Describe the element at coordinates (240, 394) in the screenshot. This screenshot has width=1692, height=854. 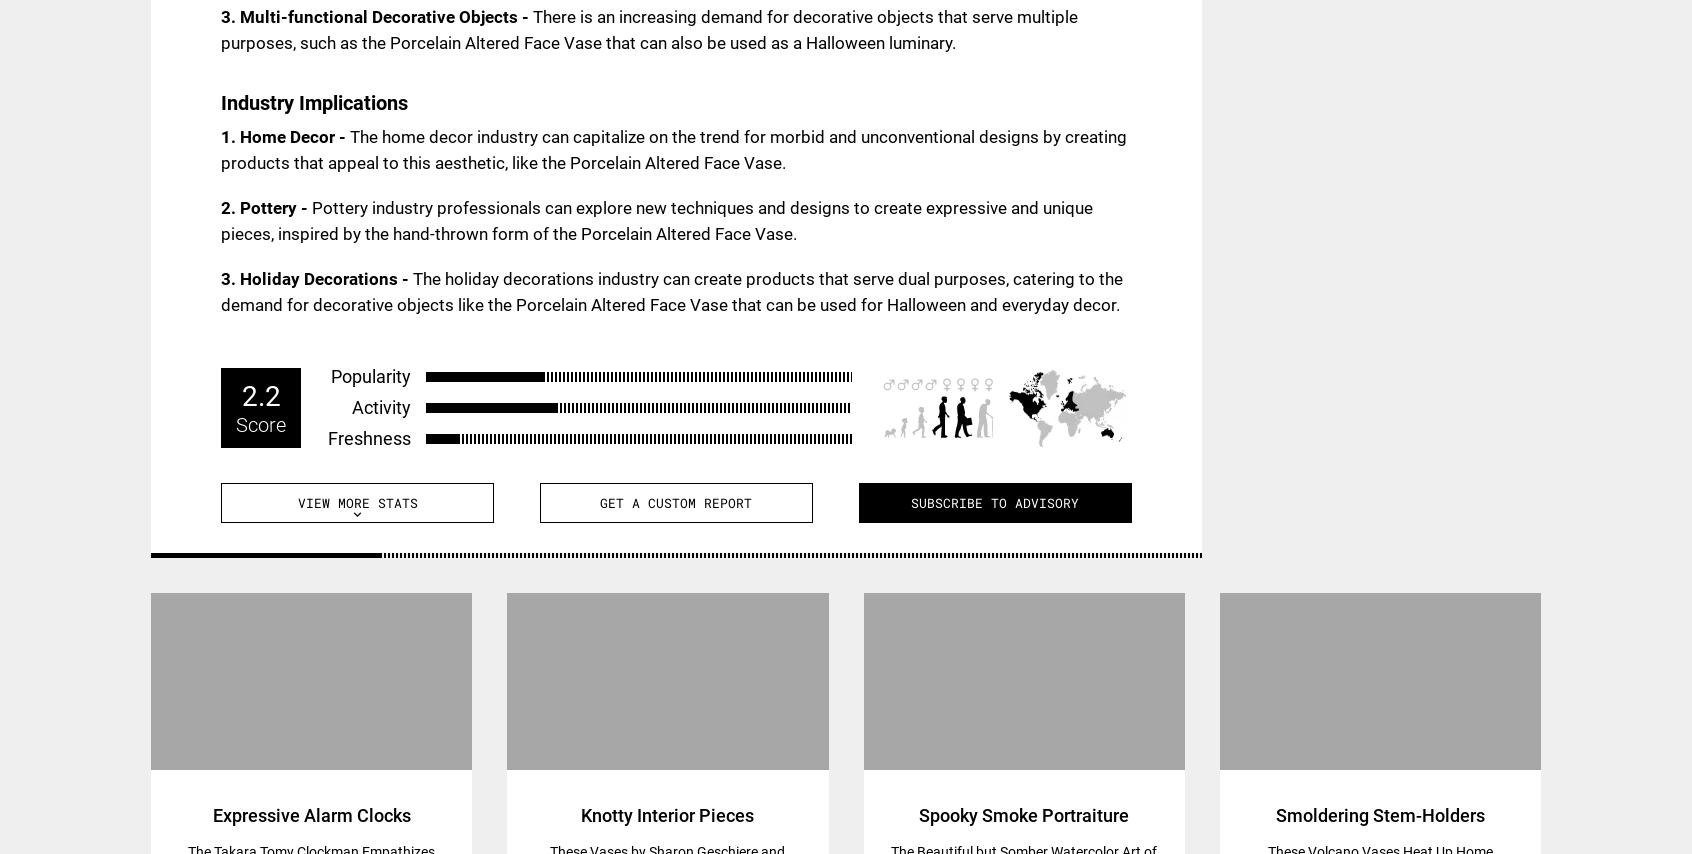
I see `'2.2'` at that location.